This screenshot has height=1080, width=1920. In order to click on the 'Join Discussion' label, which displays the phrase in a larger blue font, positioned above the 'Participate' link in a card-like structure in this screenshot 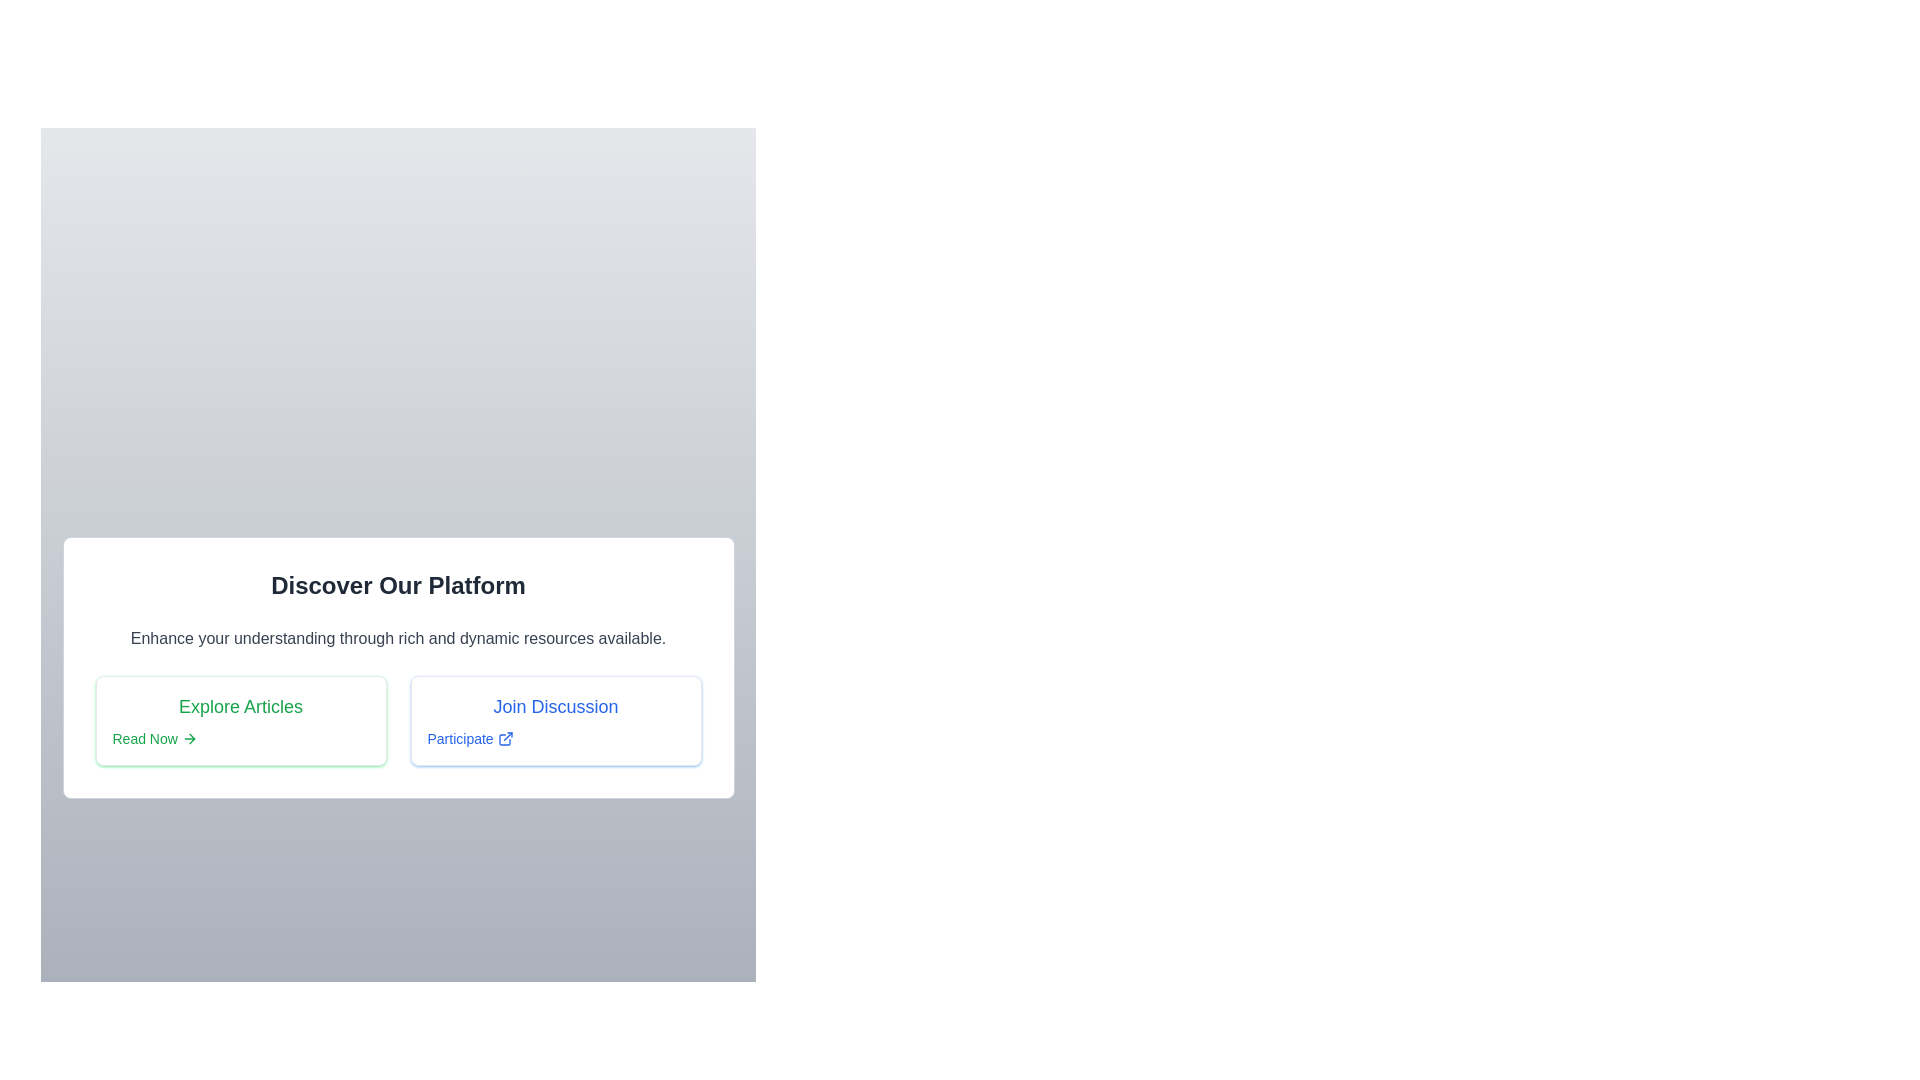, I will do `click(556, 705)`.